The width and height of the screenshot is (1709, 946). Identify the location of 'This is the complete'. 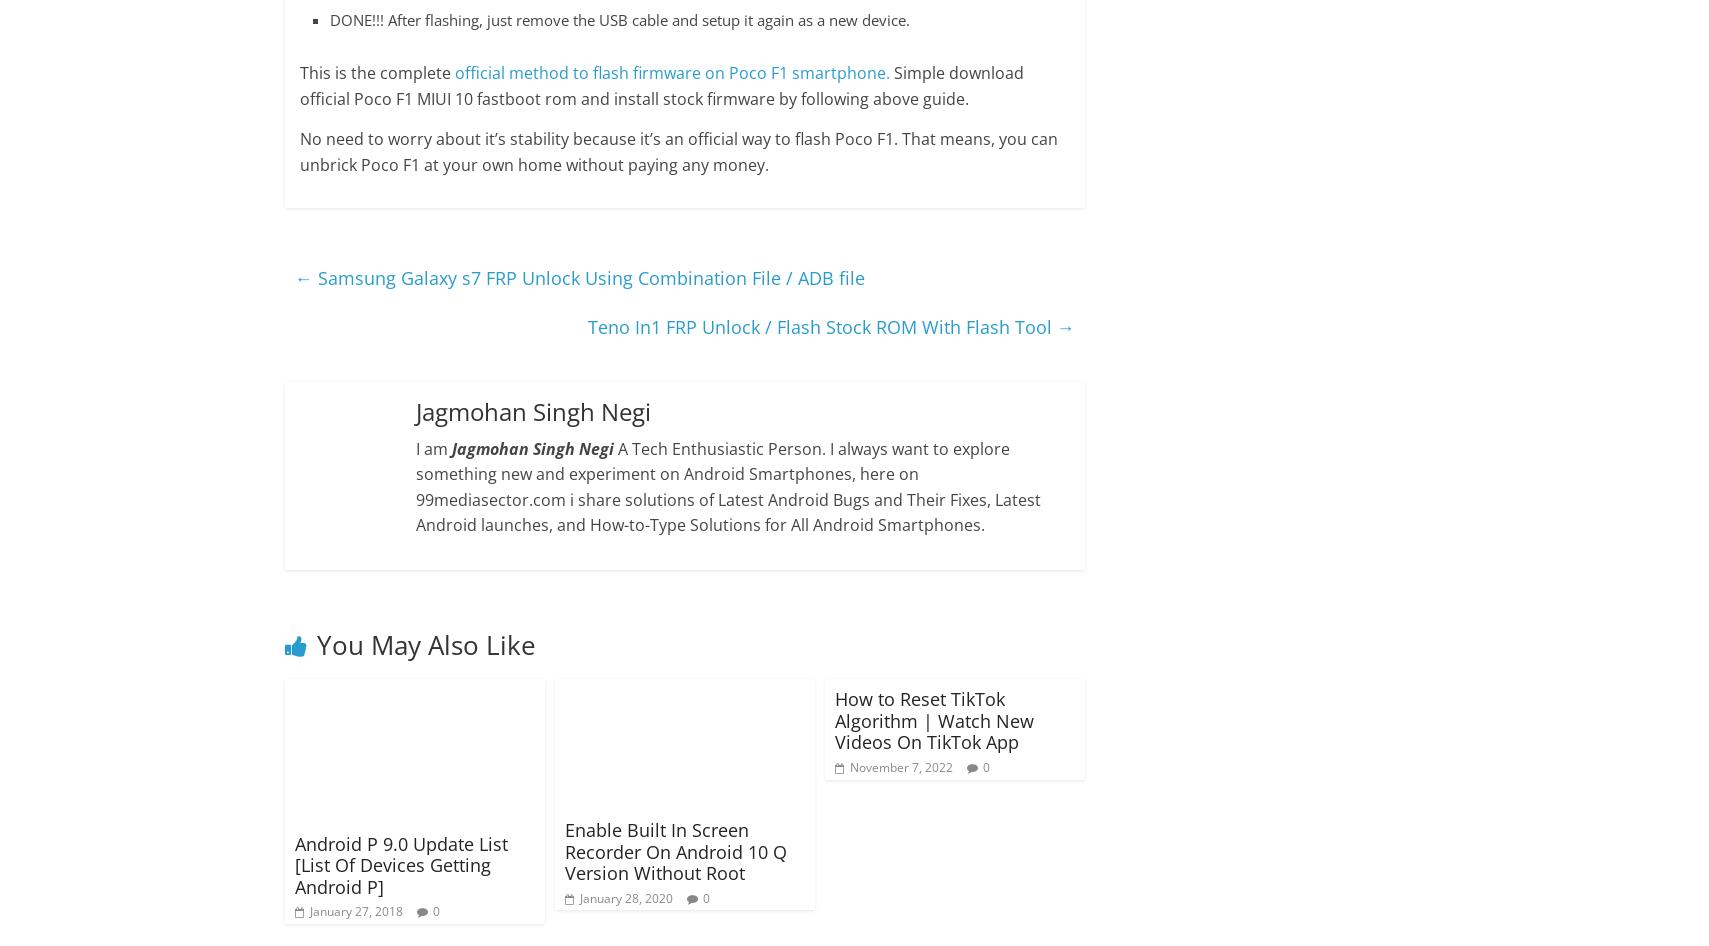
(298, 71).